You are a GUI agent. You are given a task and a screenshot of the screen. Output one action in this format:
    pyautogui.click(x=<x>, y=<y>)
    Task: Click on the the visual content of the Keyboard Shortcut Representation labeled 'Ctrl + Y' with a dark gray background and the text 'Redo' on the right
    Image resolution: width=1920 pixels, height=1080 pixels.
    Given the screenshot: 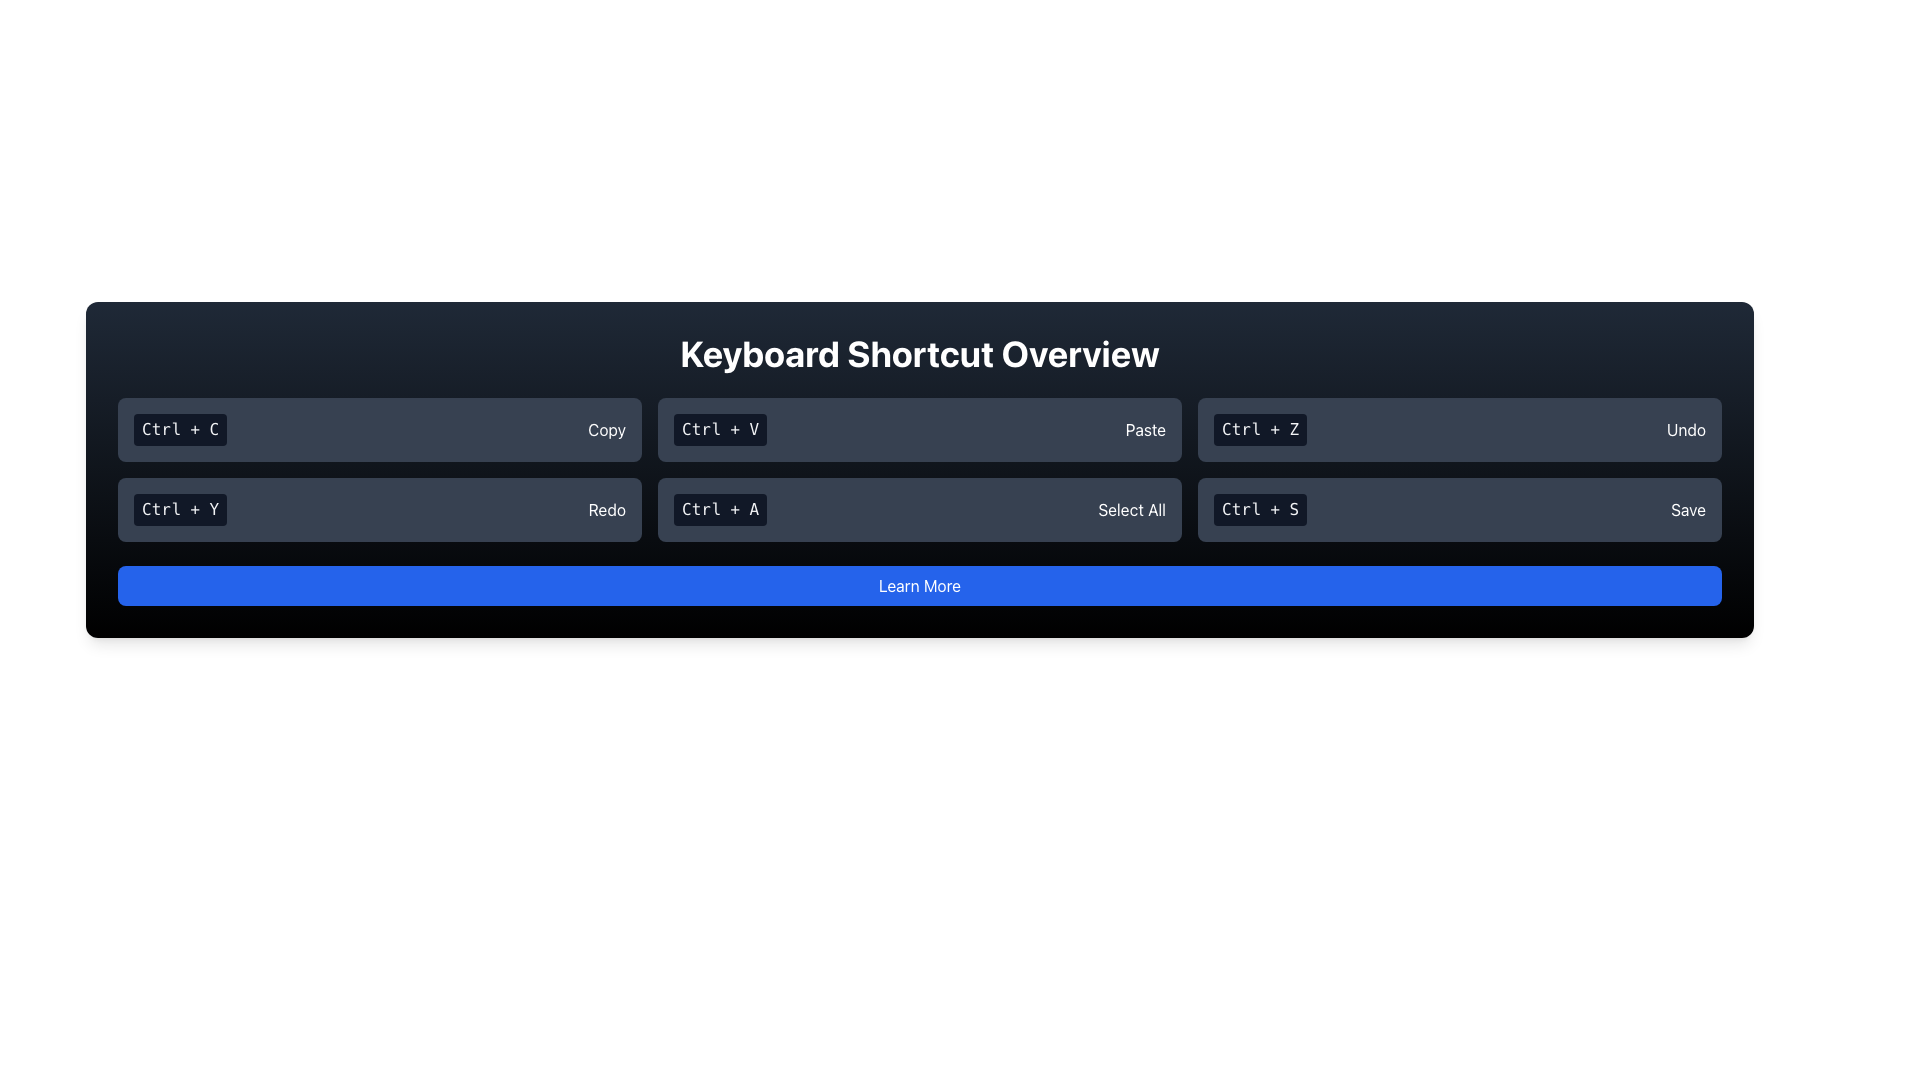 What is the action you would take?
    pyautogui.click(x=379, y=508)
    